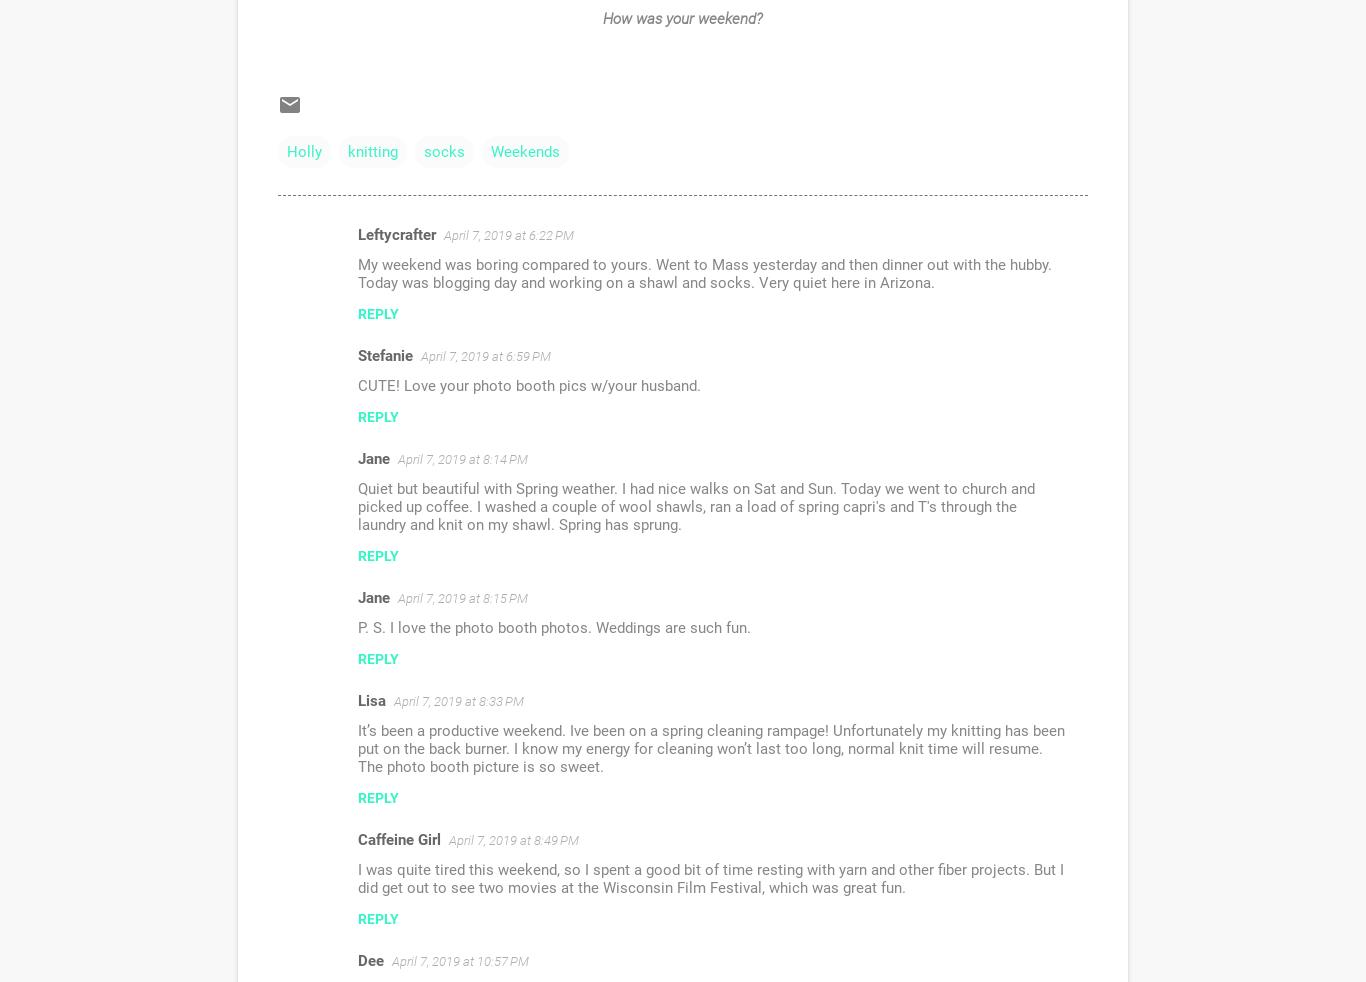 This screenshot has width=1366, height=982. Describe the element at coordinates (704, 273) in the screenshot. I see `'My weekend was boring compared to yours.  Went to Mass yesterday and then dinner out with the hubby.  Today was blogging day and working on a shawl and socks.  Very quiet here in Arizona.'` at that location.